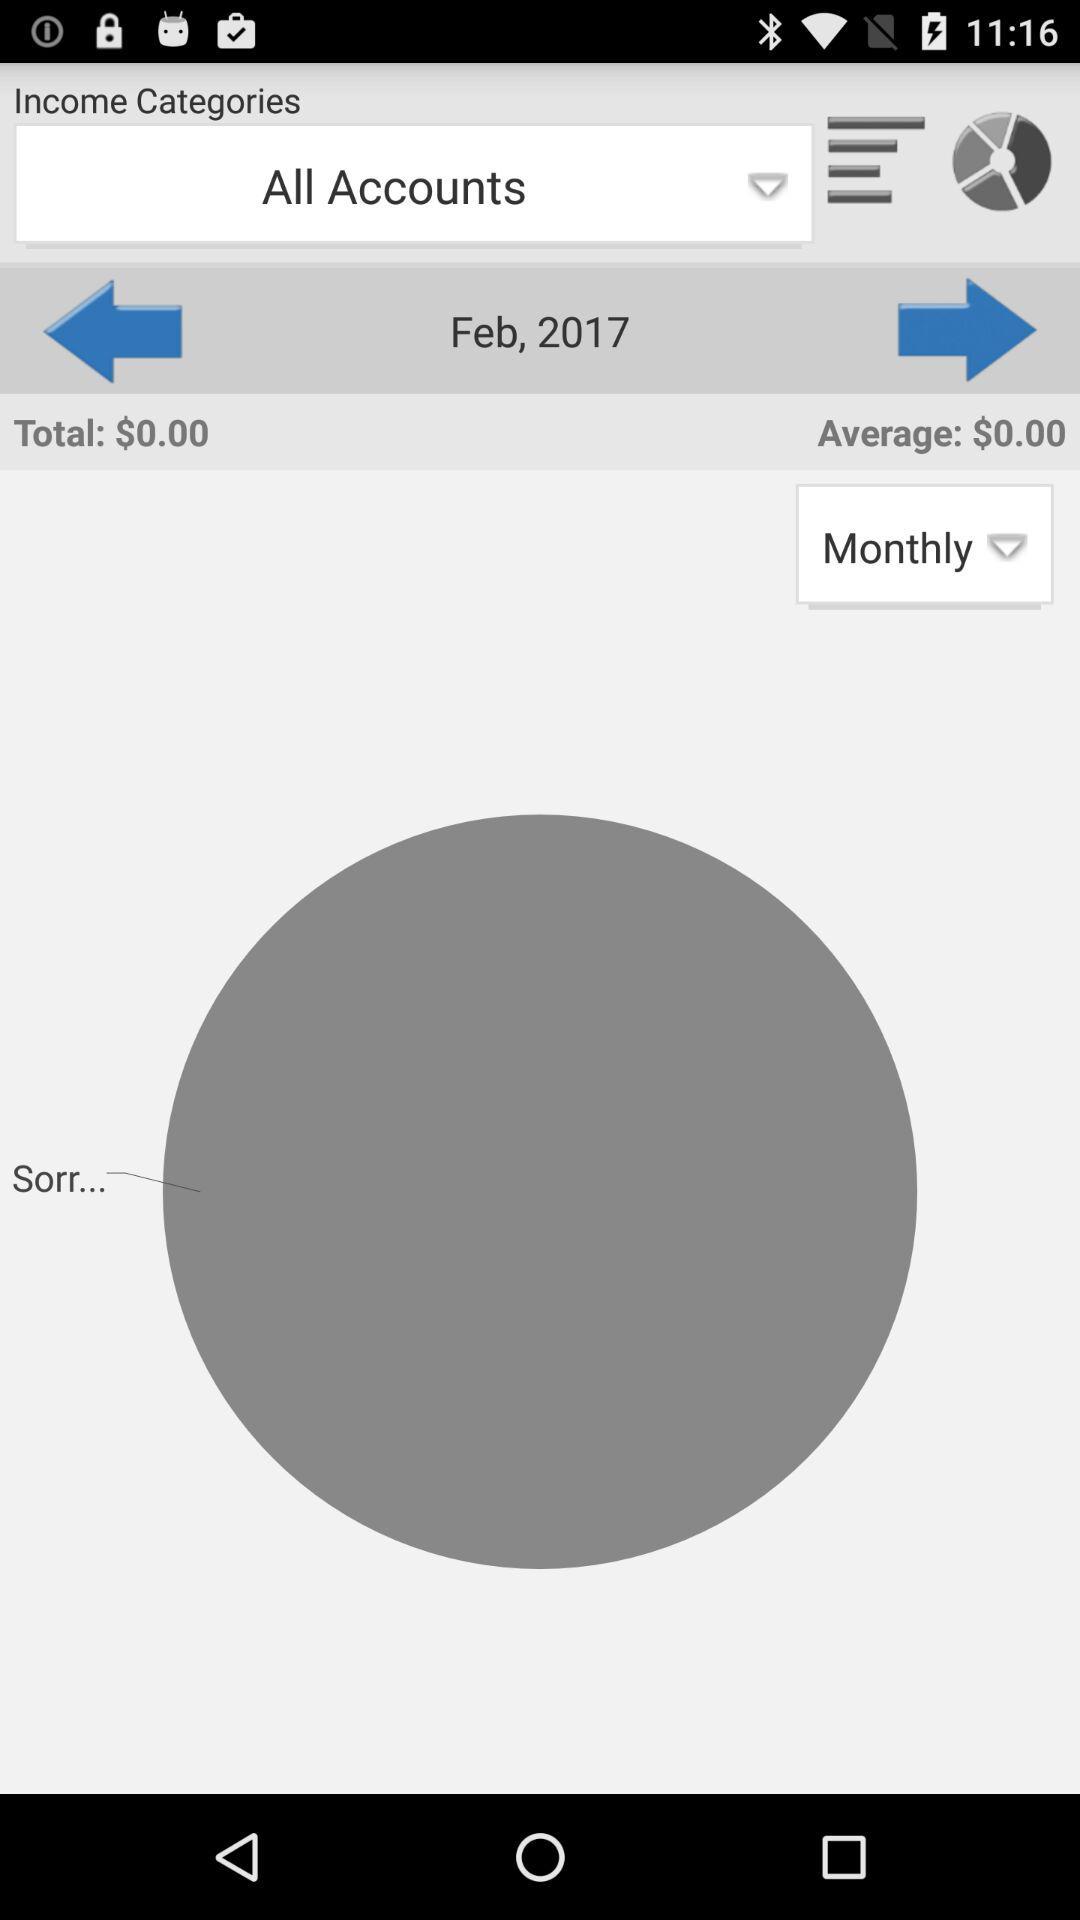 The image size is (1080, 1920). Describe the element at coordinates (968, 330) in the screenshot. I see `the button to the right of the all accounts icon` at that location.